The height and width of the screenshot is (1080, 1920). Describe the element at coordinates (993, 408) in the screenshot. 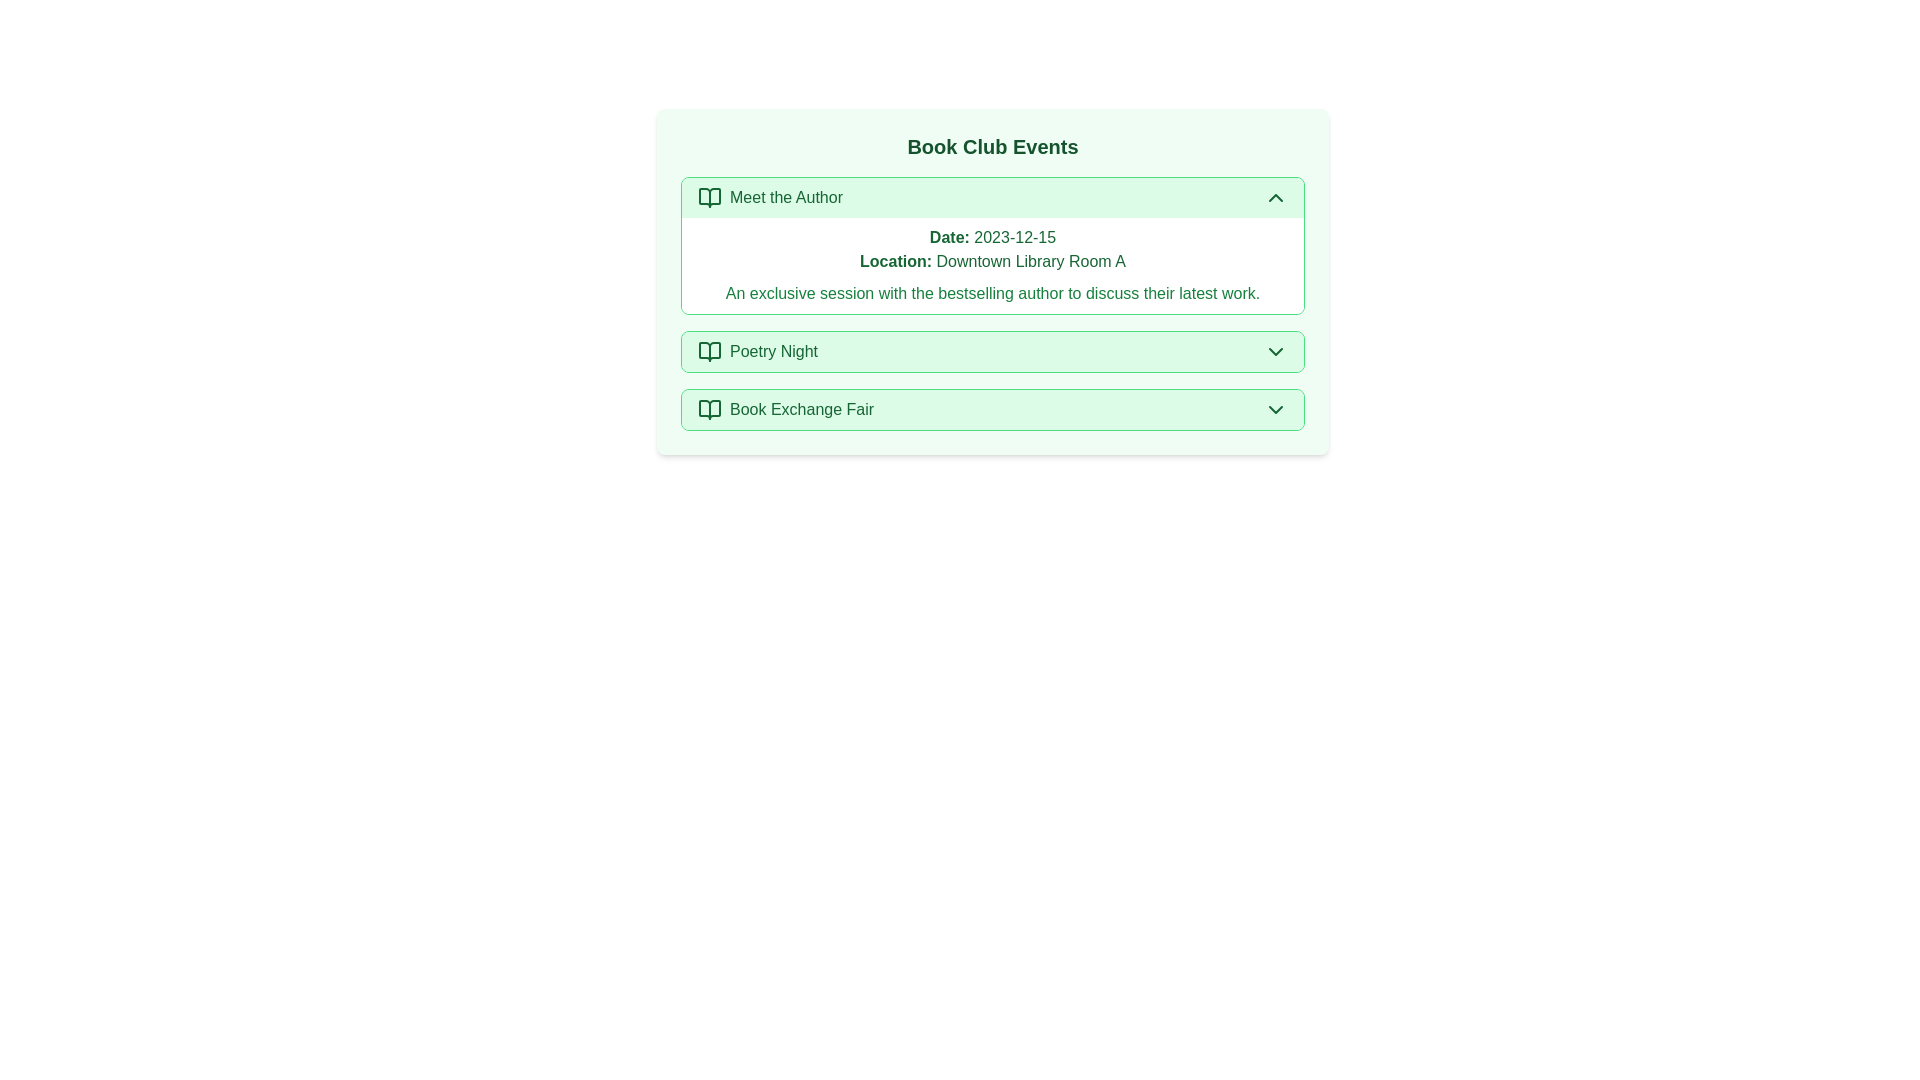

I see `'Book Exchange Fair' button, which is a horizontally elongated rectangular button with a light green background and text in bold green font, using developer tools` at that location.